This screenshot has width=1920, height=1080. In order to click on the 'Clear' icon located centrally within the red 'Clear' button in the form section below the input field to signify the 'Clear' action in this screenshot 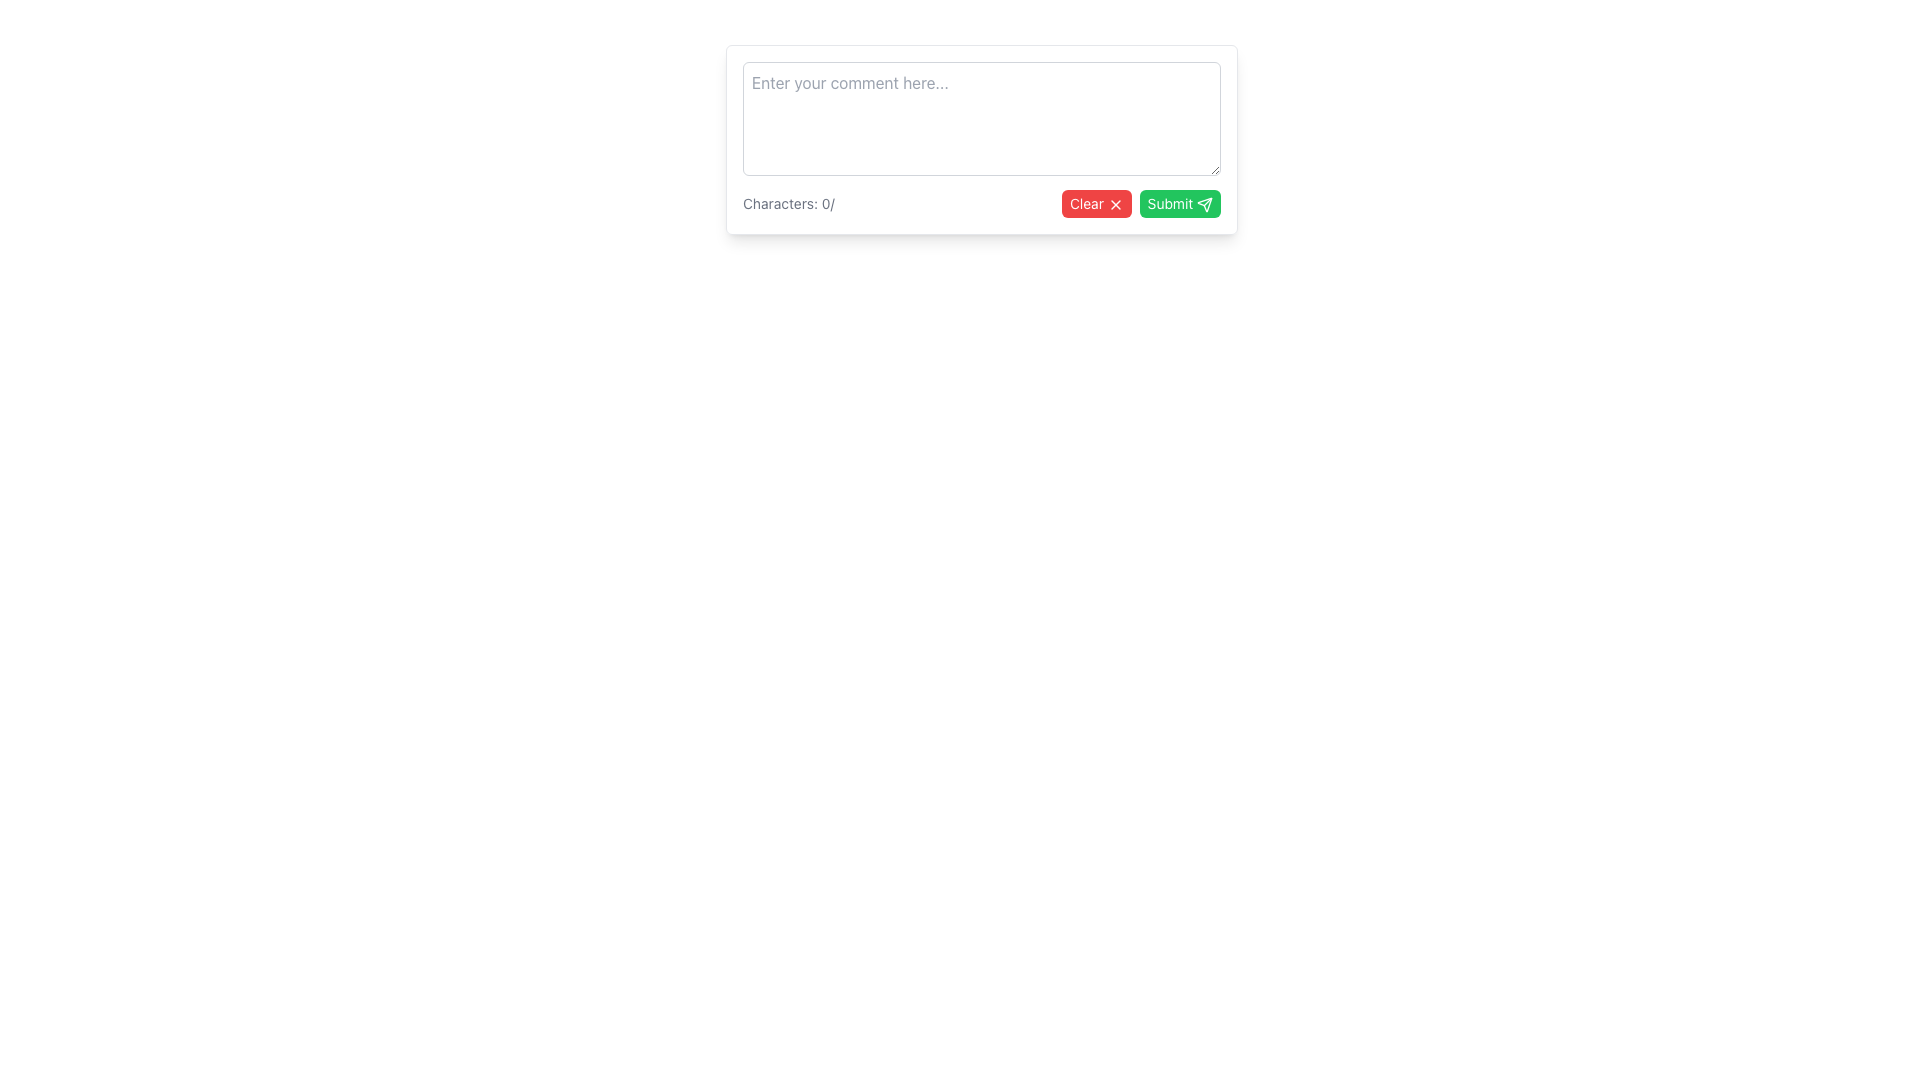, I will do `click(1114, 205)`.